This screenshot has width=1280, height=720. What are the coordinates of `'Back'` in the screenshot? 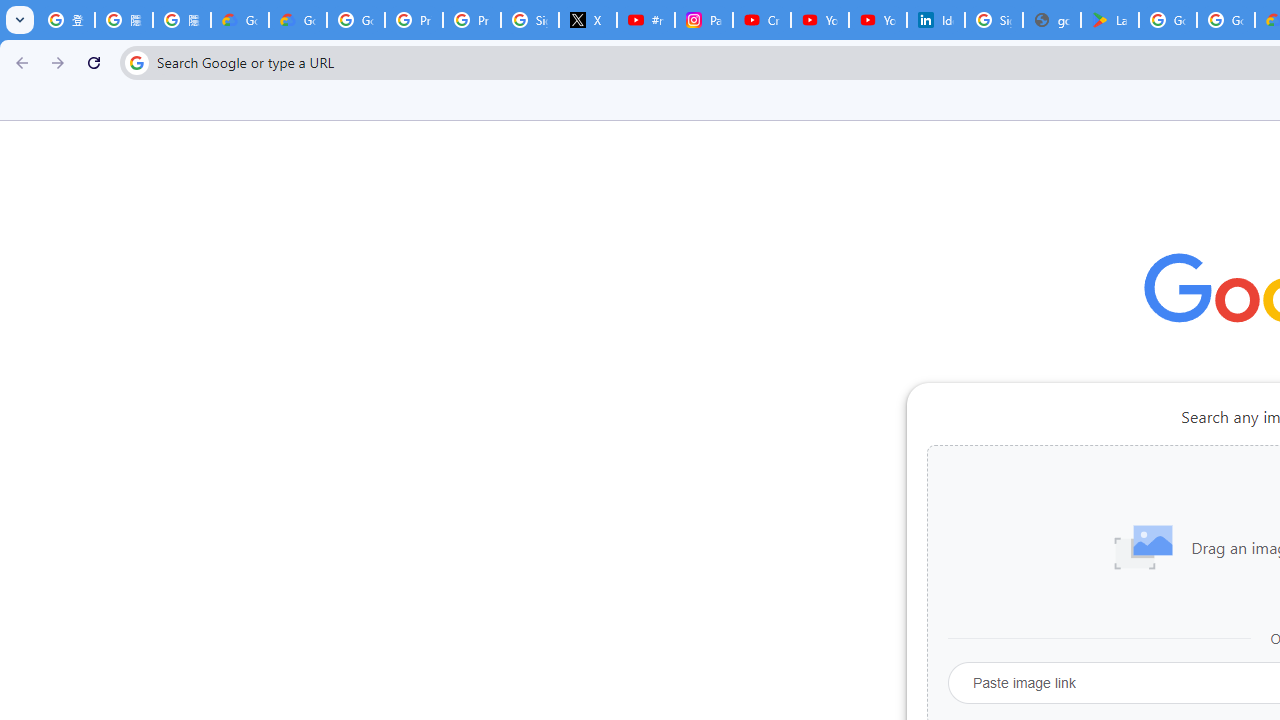 It's located at (19, 61).